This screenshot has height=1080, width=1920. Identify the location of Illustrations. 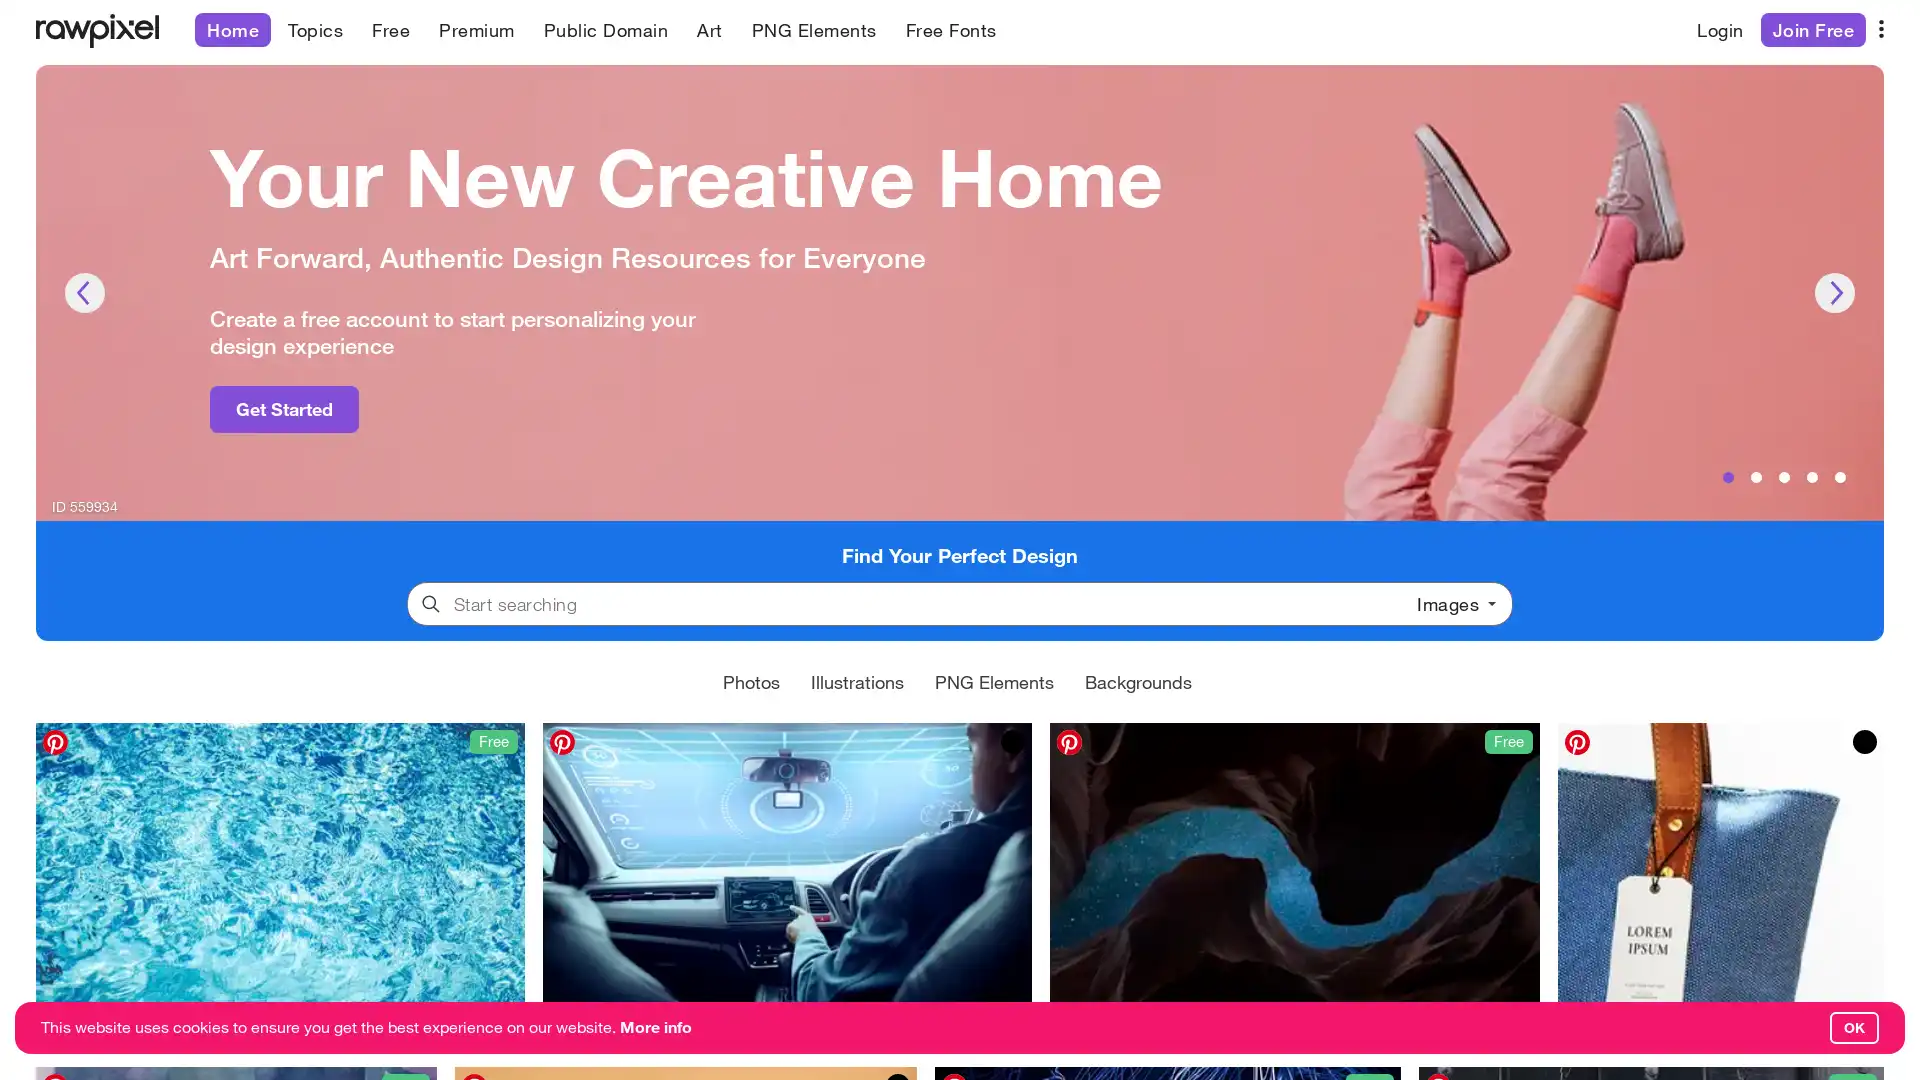
(857, 680).